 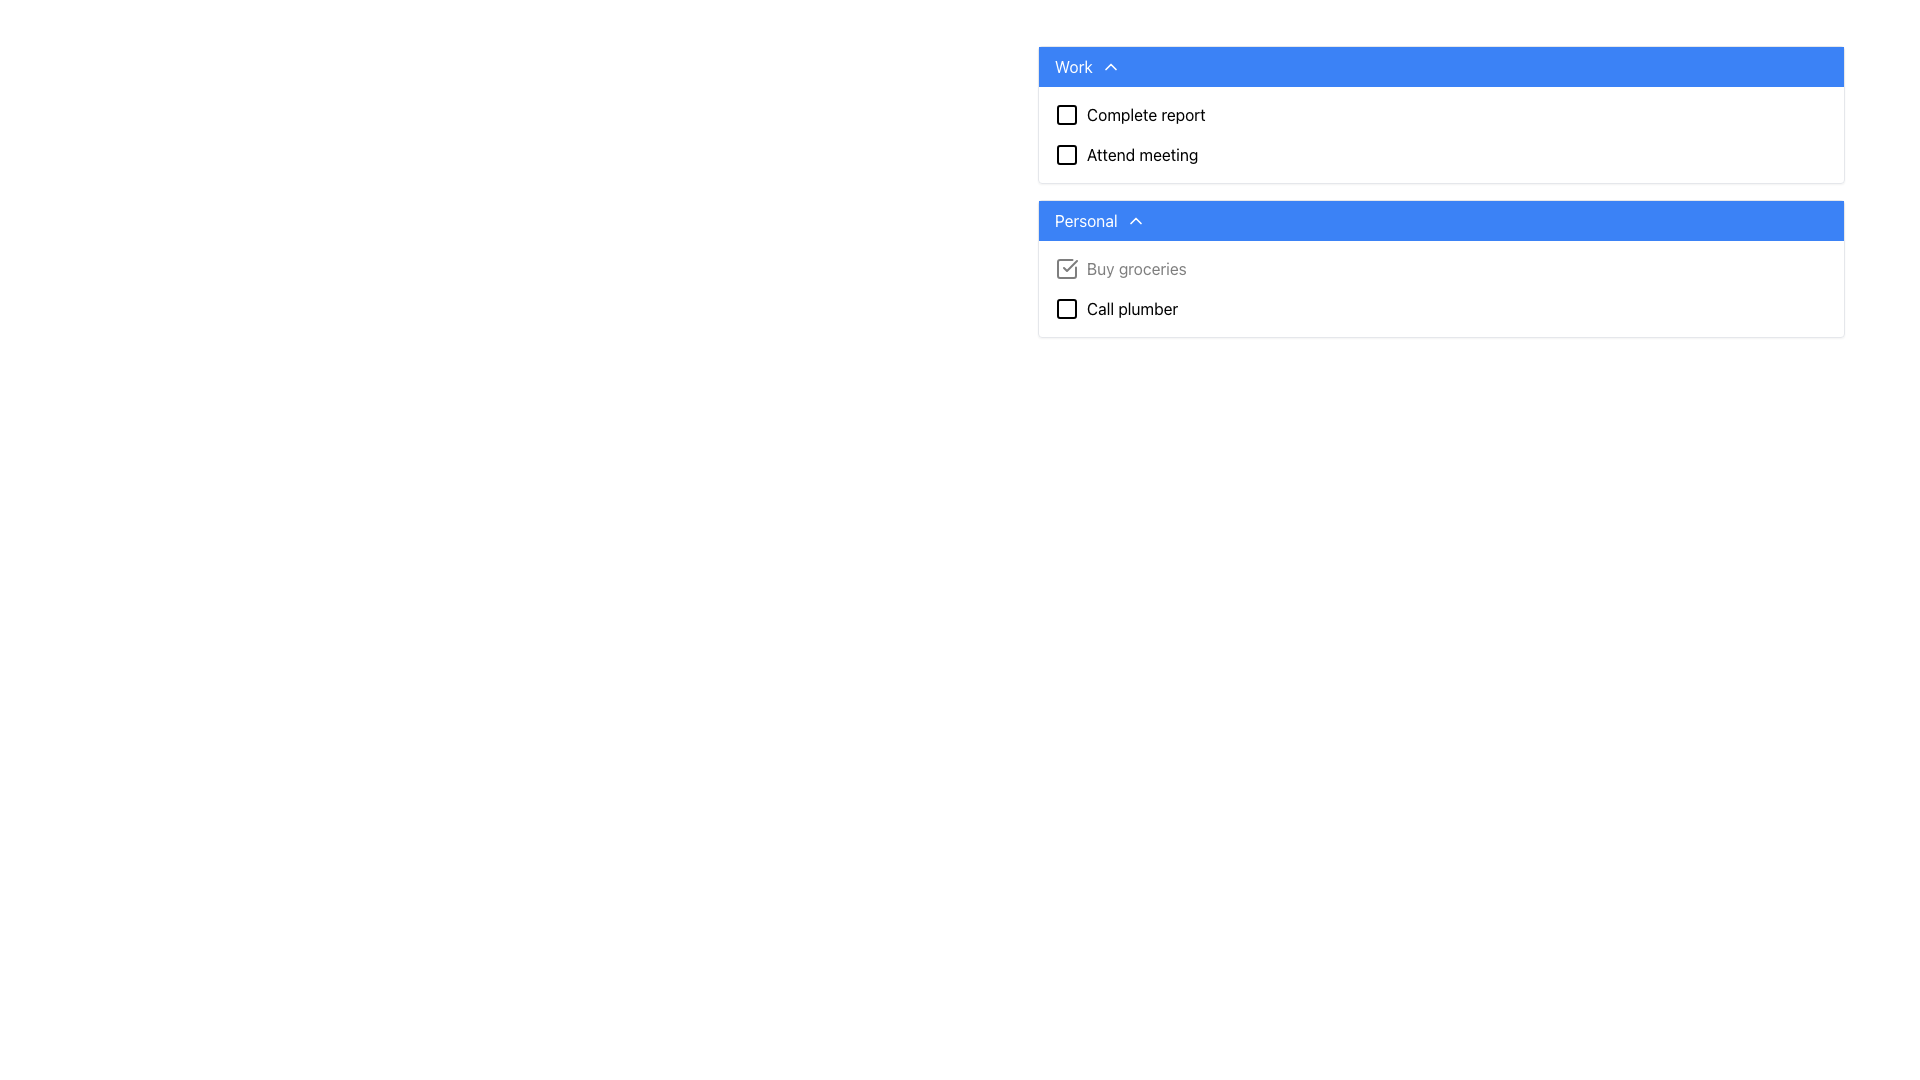 I want to click on the 'Personal' checklist tasks section, so click(x=1441, y=200).